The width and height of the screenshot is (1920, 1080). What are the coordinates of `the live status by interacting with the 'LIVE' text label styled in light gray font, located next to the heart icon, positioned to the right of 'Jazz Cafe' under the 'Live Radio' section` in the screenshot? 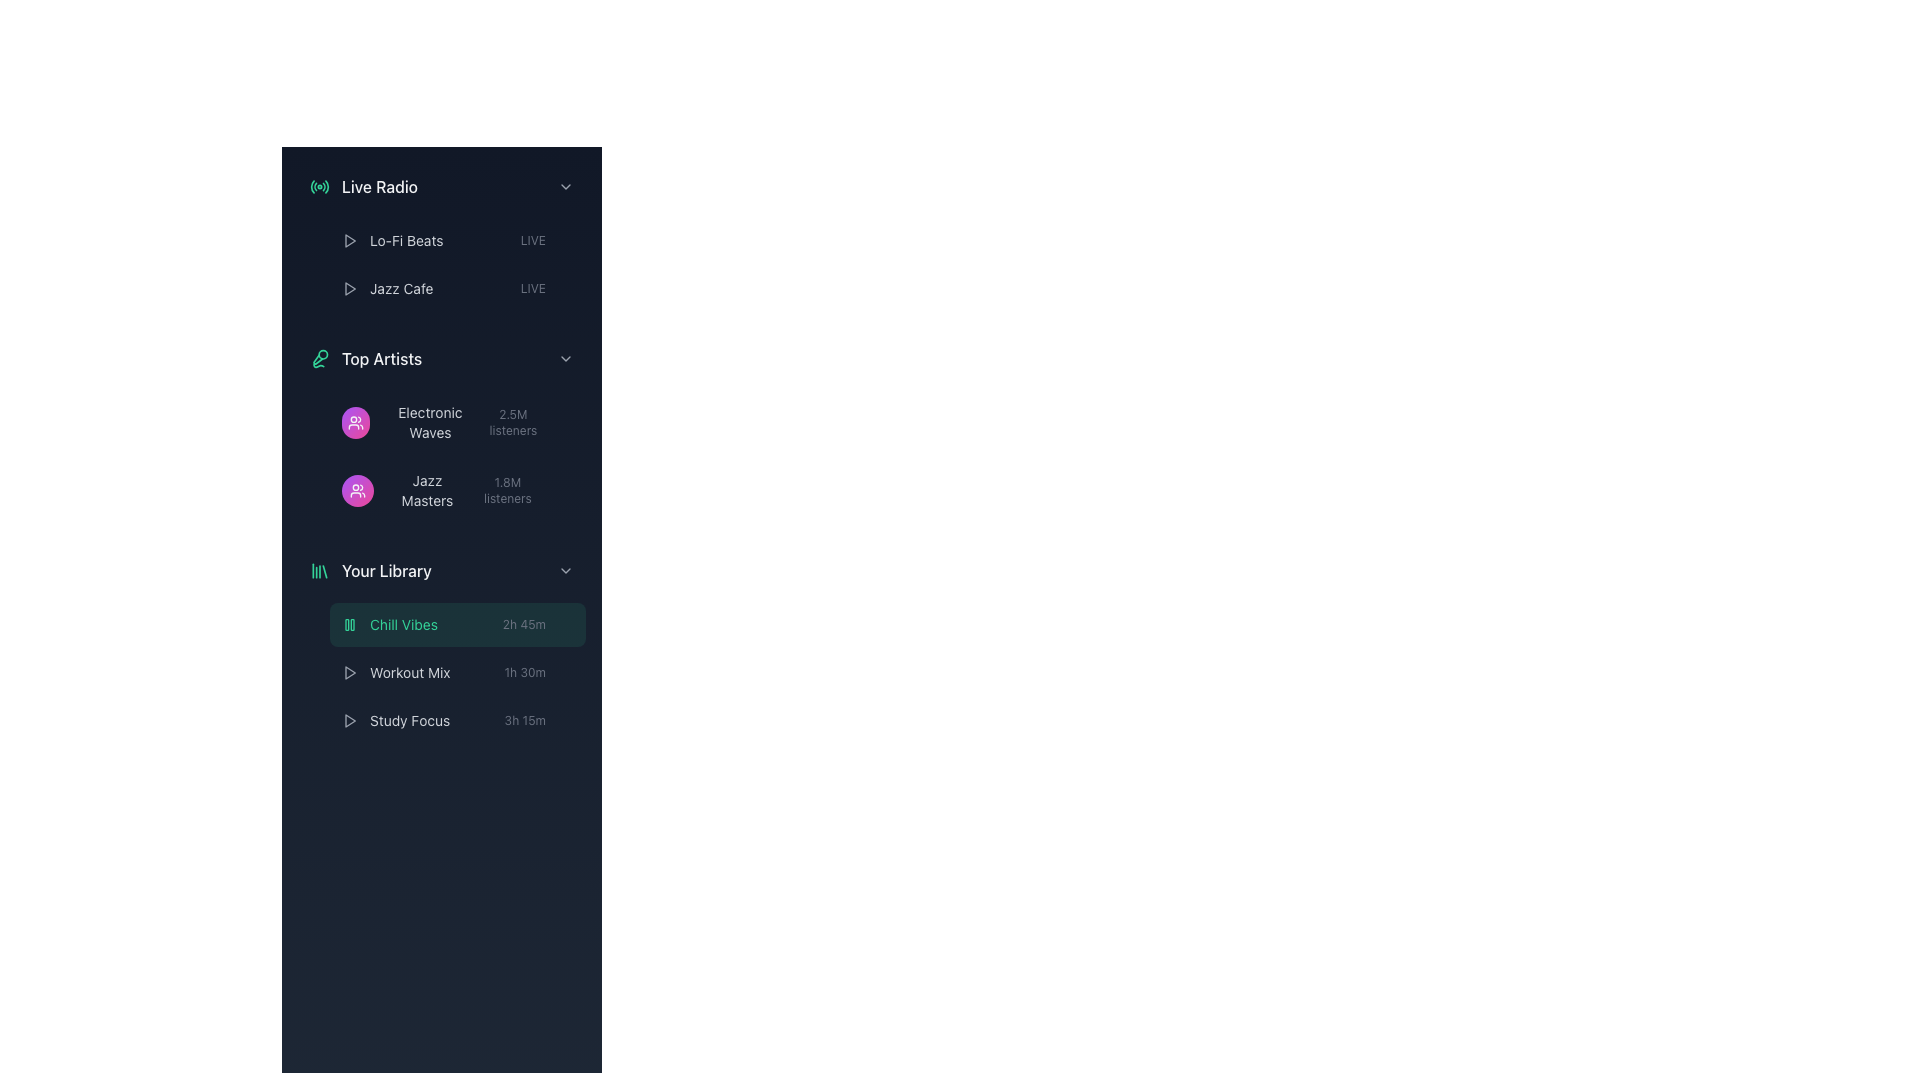 It's located at (547, 289).